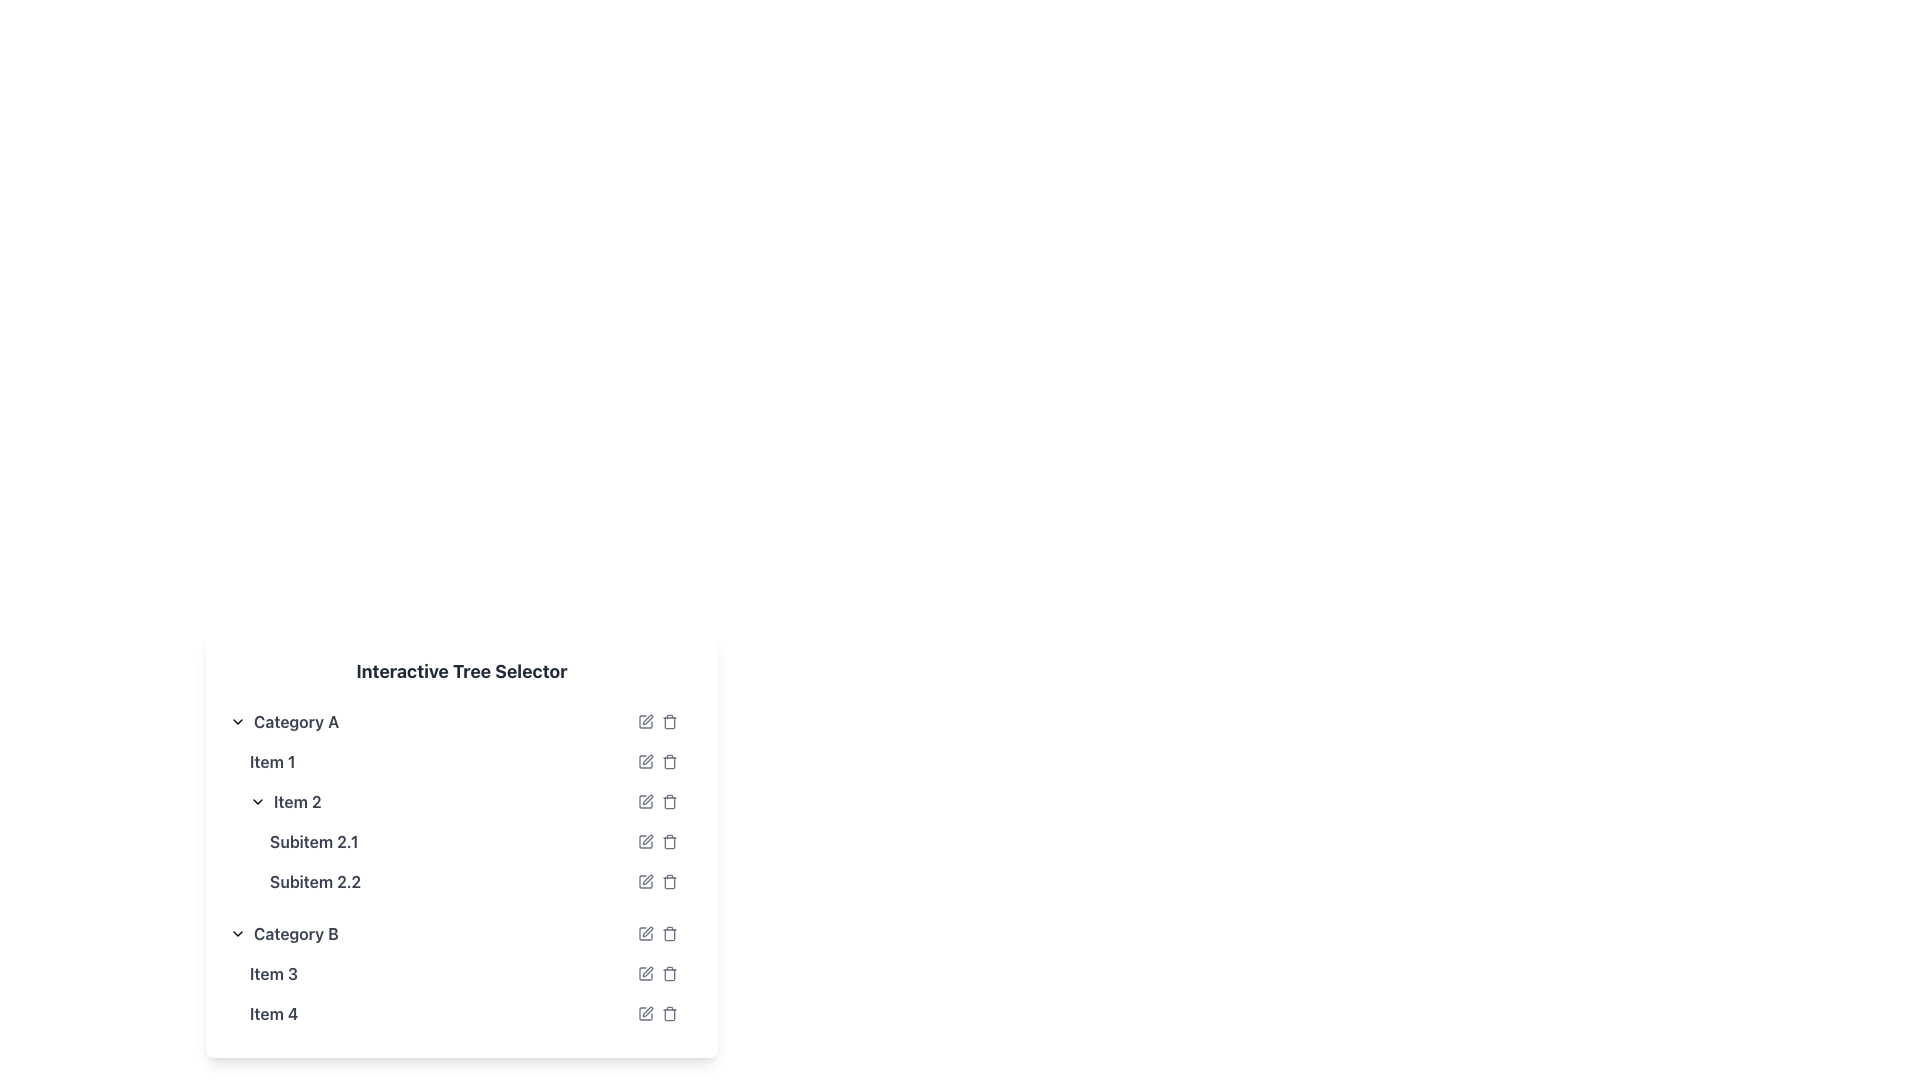  What do you see at coordinates (283, 721) in the screenshot?
I see `the 'Category A' text label with the bold font and gray color to interact with the collapsible section header` at bounding box center [283, 721].